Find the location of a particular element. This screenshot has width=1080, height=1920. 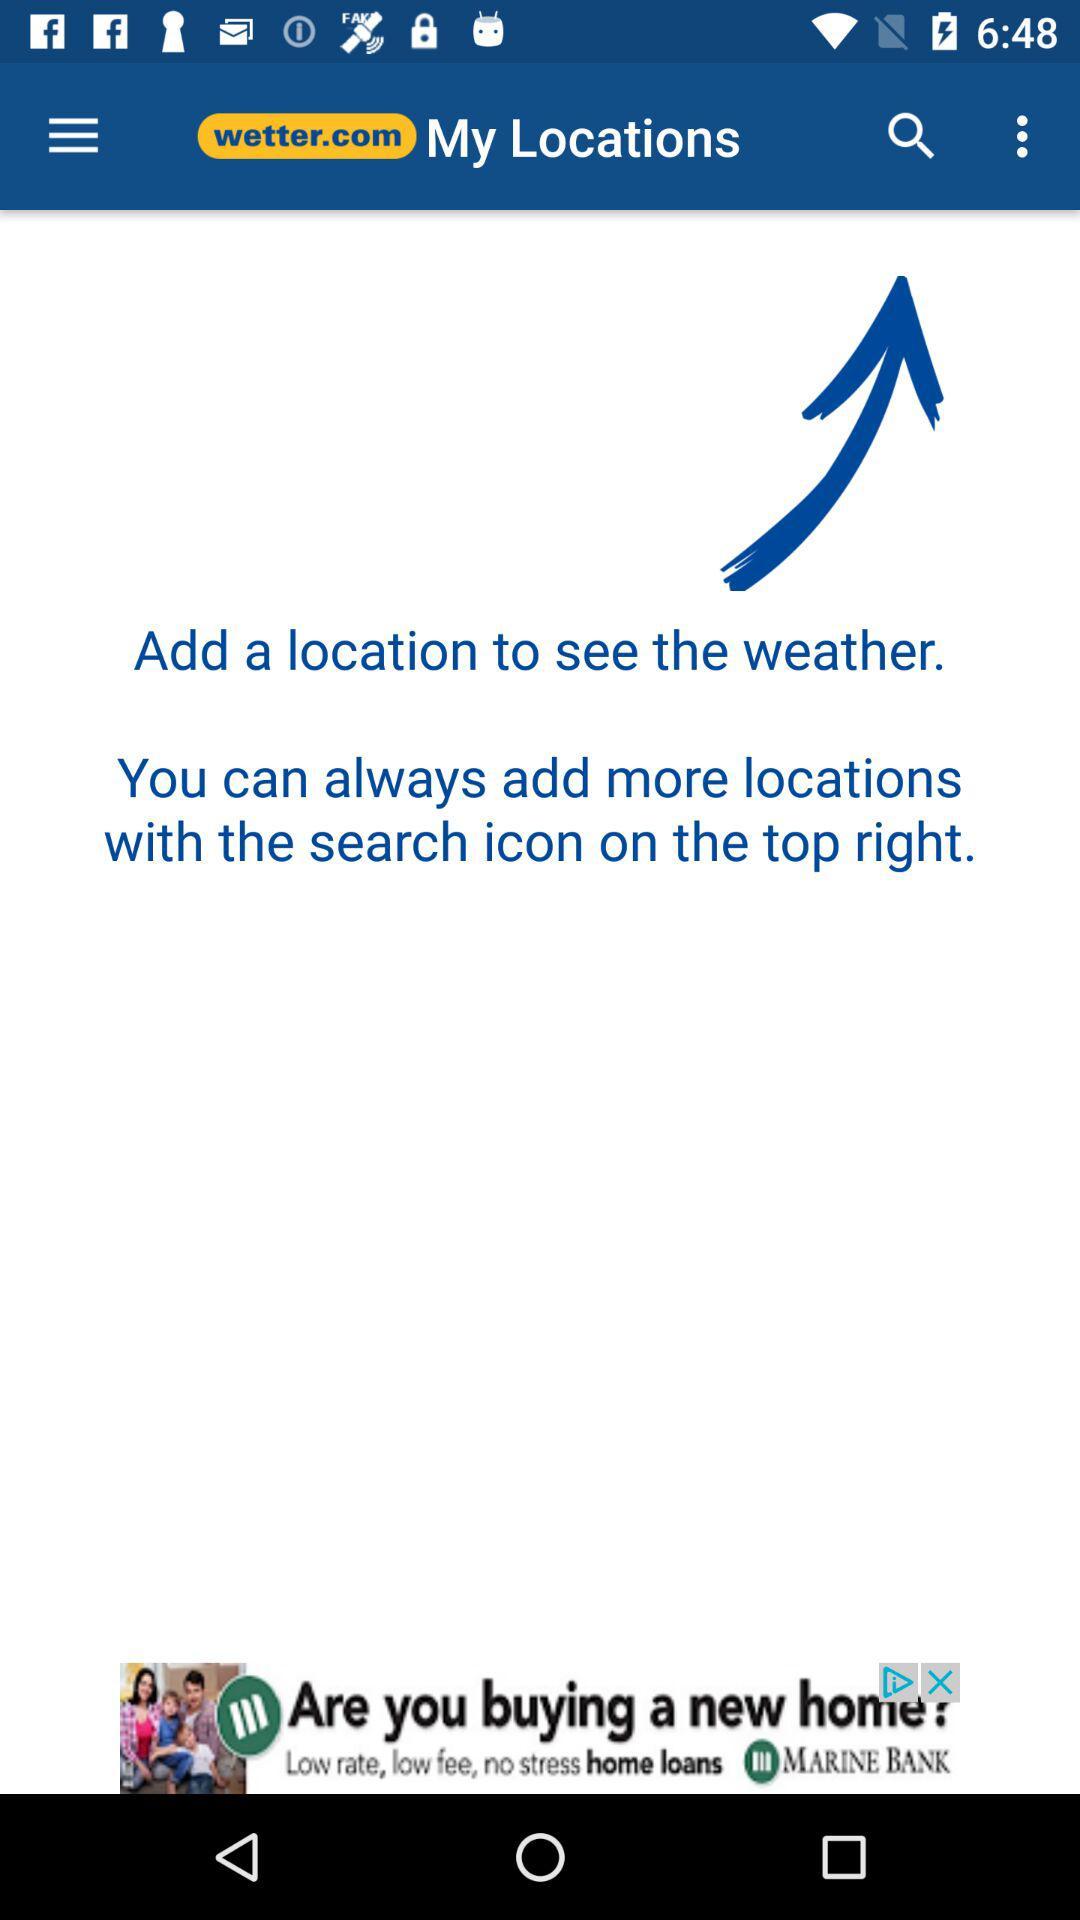

install different app is located at coordinates (540, 1727).